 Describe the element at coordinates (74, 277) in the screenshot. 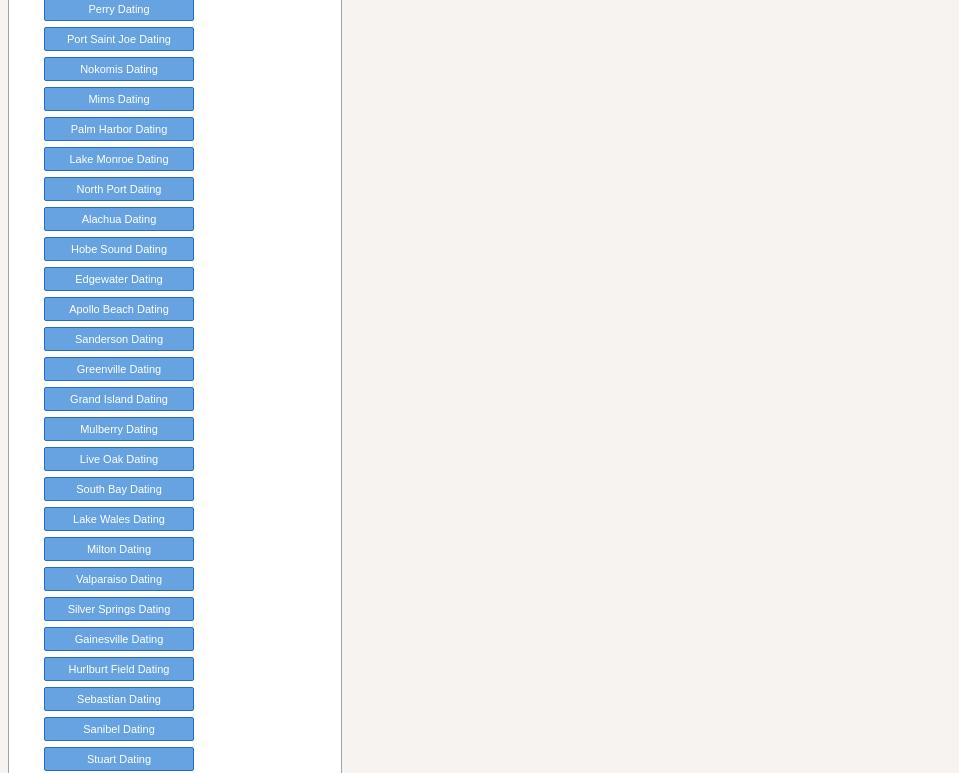

I see `'Edgewater Dating'` at that location.